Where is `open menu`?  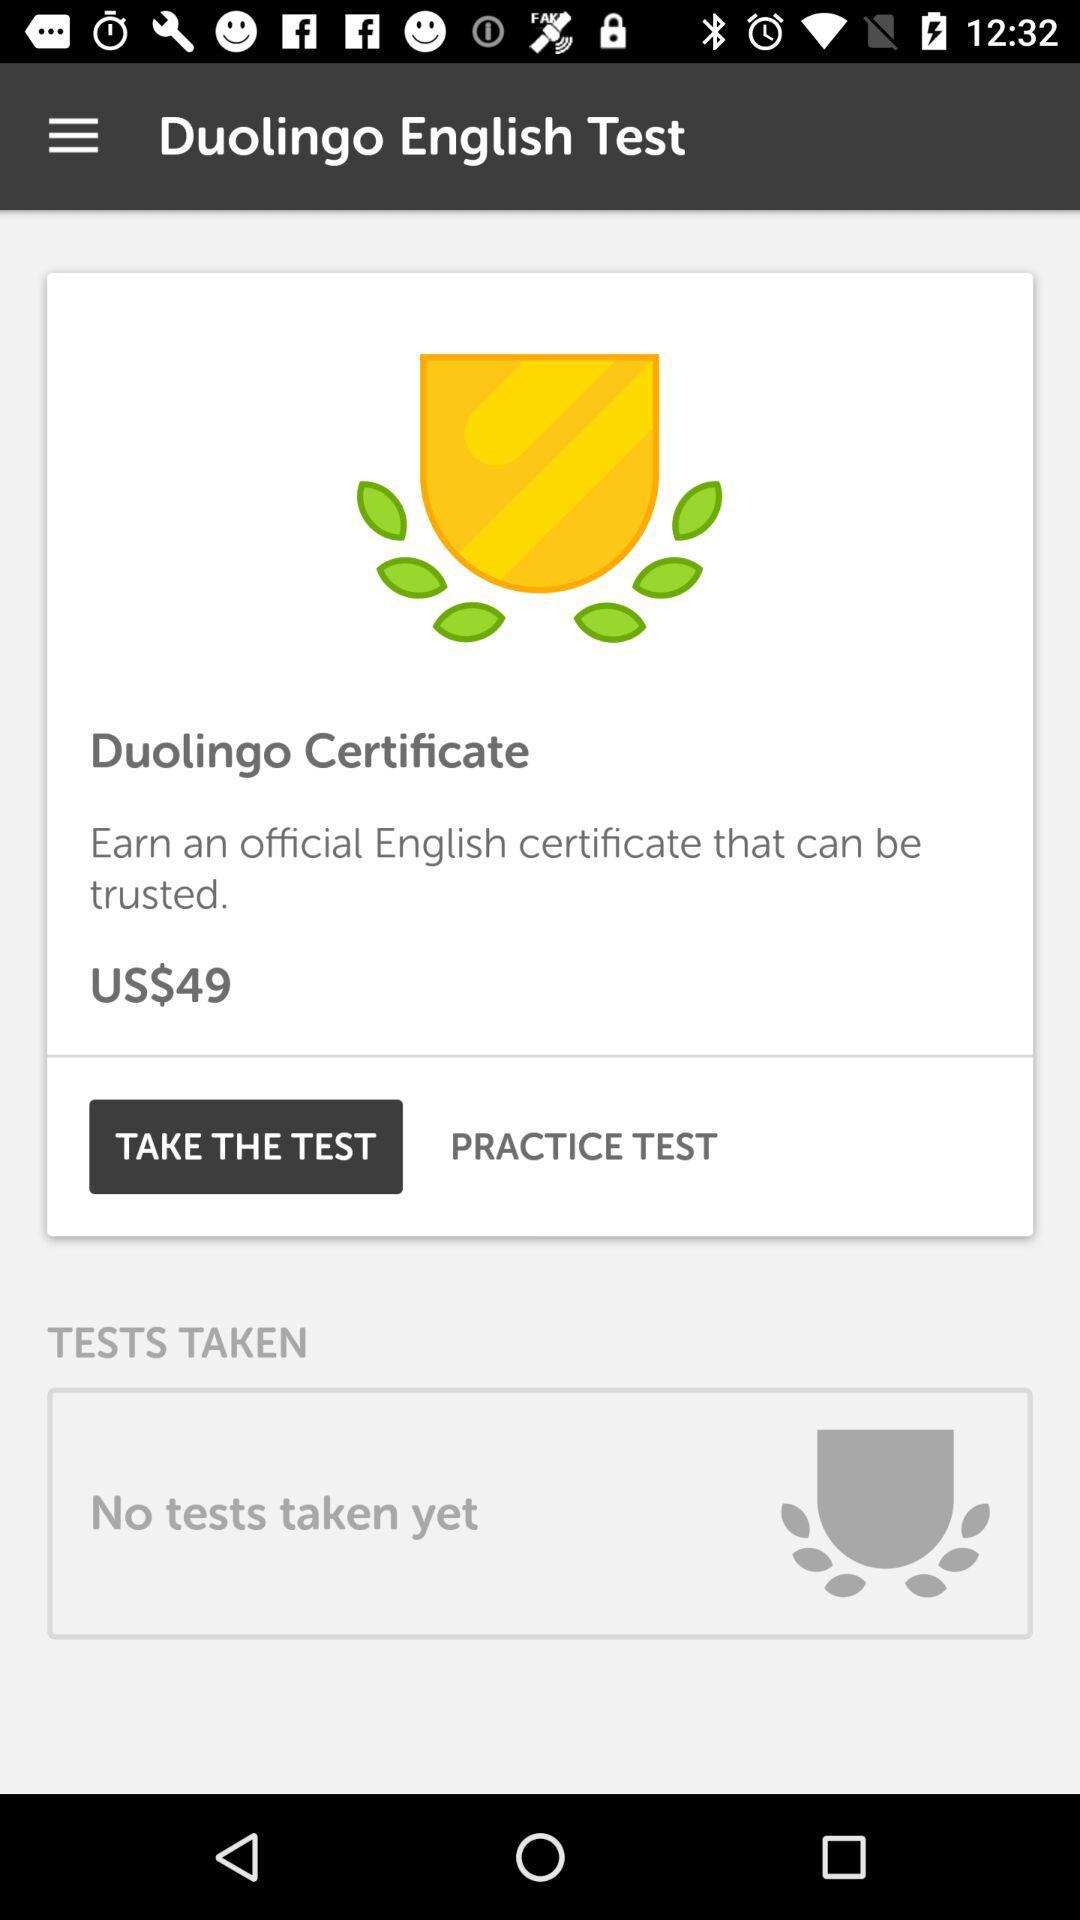 open menu is located at coordinates (72, 135).